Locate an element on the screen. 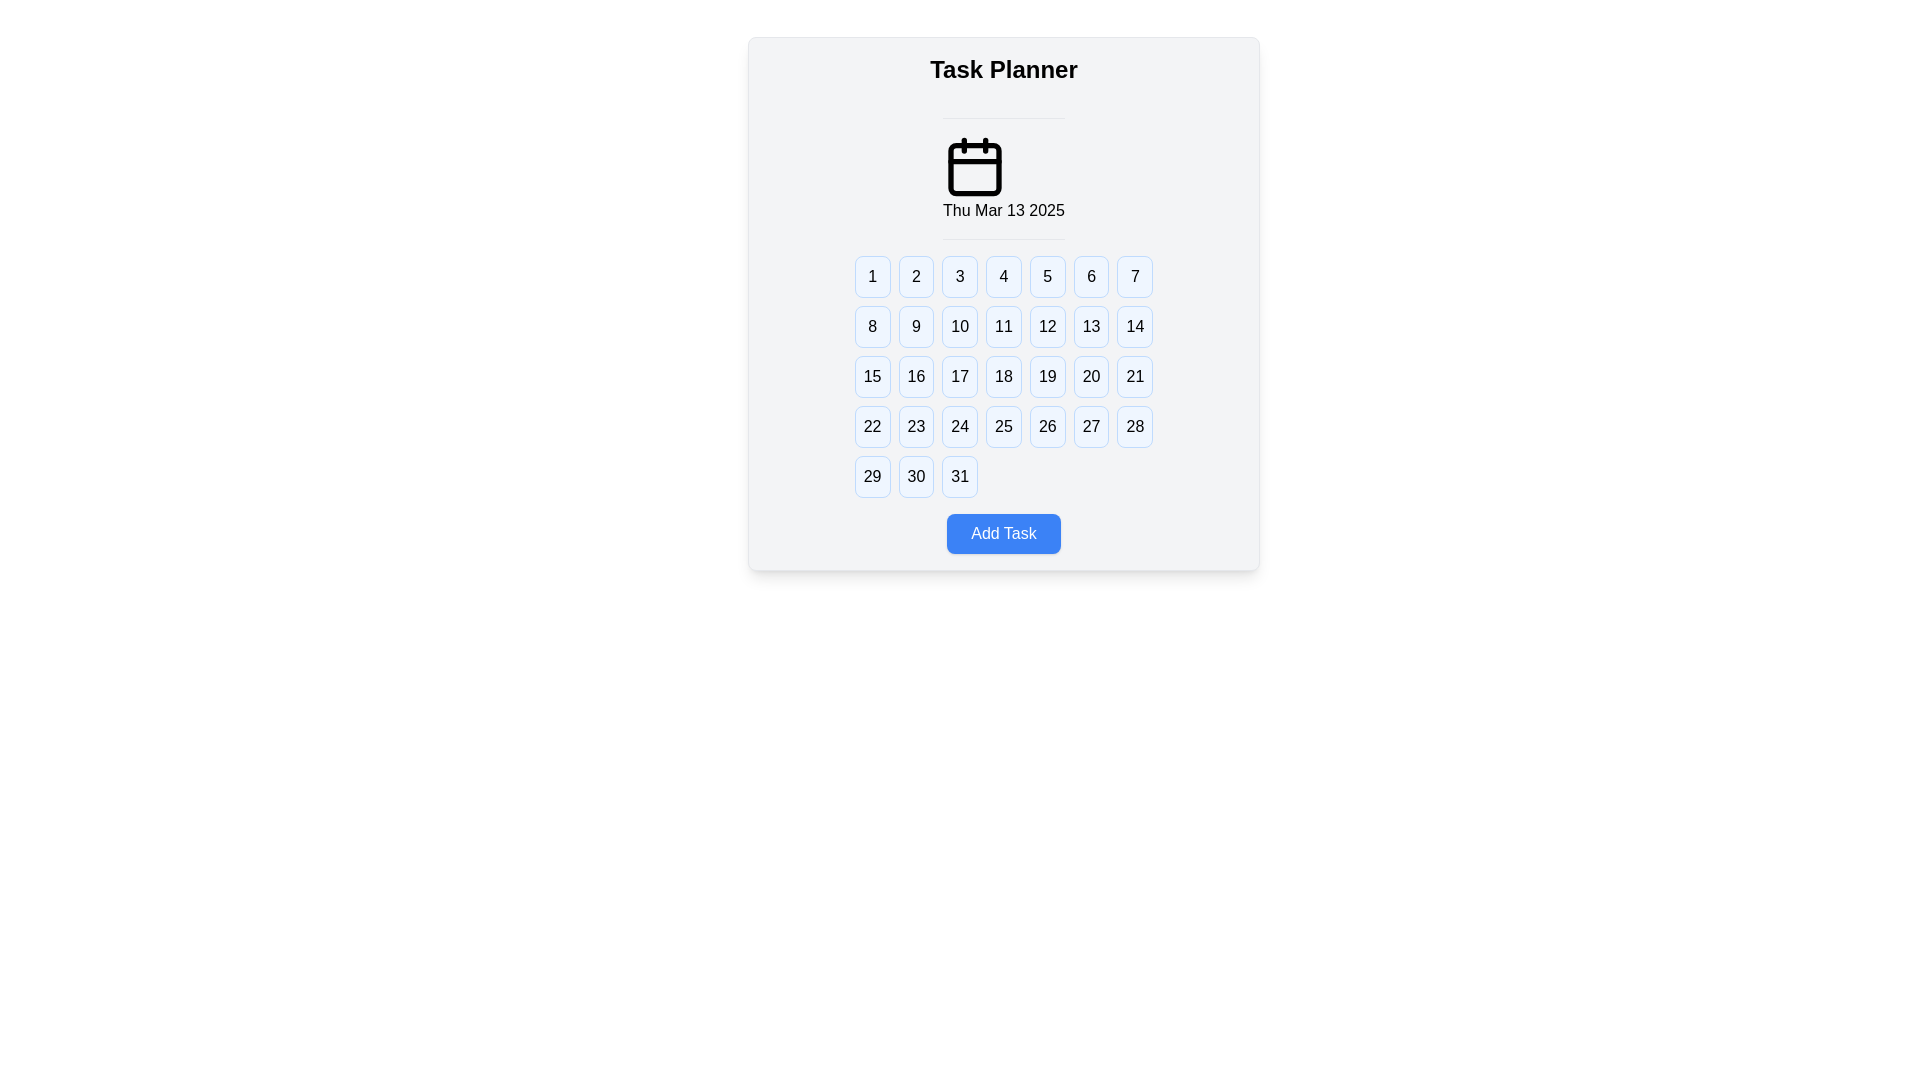  the Calendar Date Cell displaying the number 28 is located at coordinates (1135, 426).